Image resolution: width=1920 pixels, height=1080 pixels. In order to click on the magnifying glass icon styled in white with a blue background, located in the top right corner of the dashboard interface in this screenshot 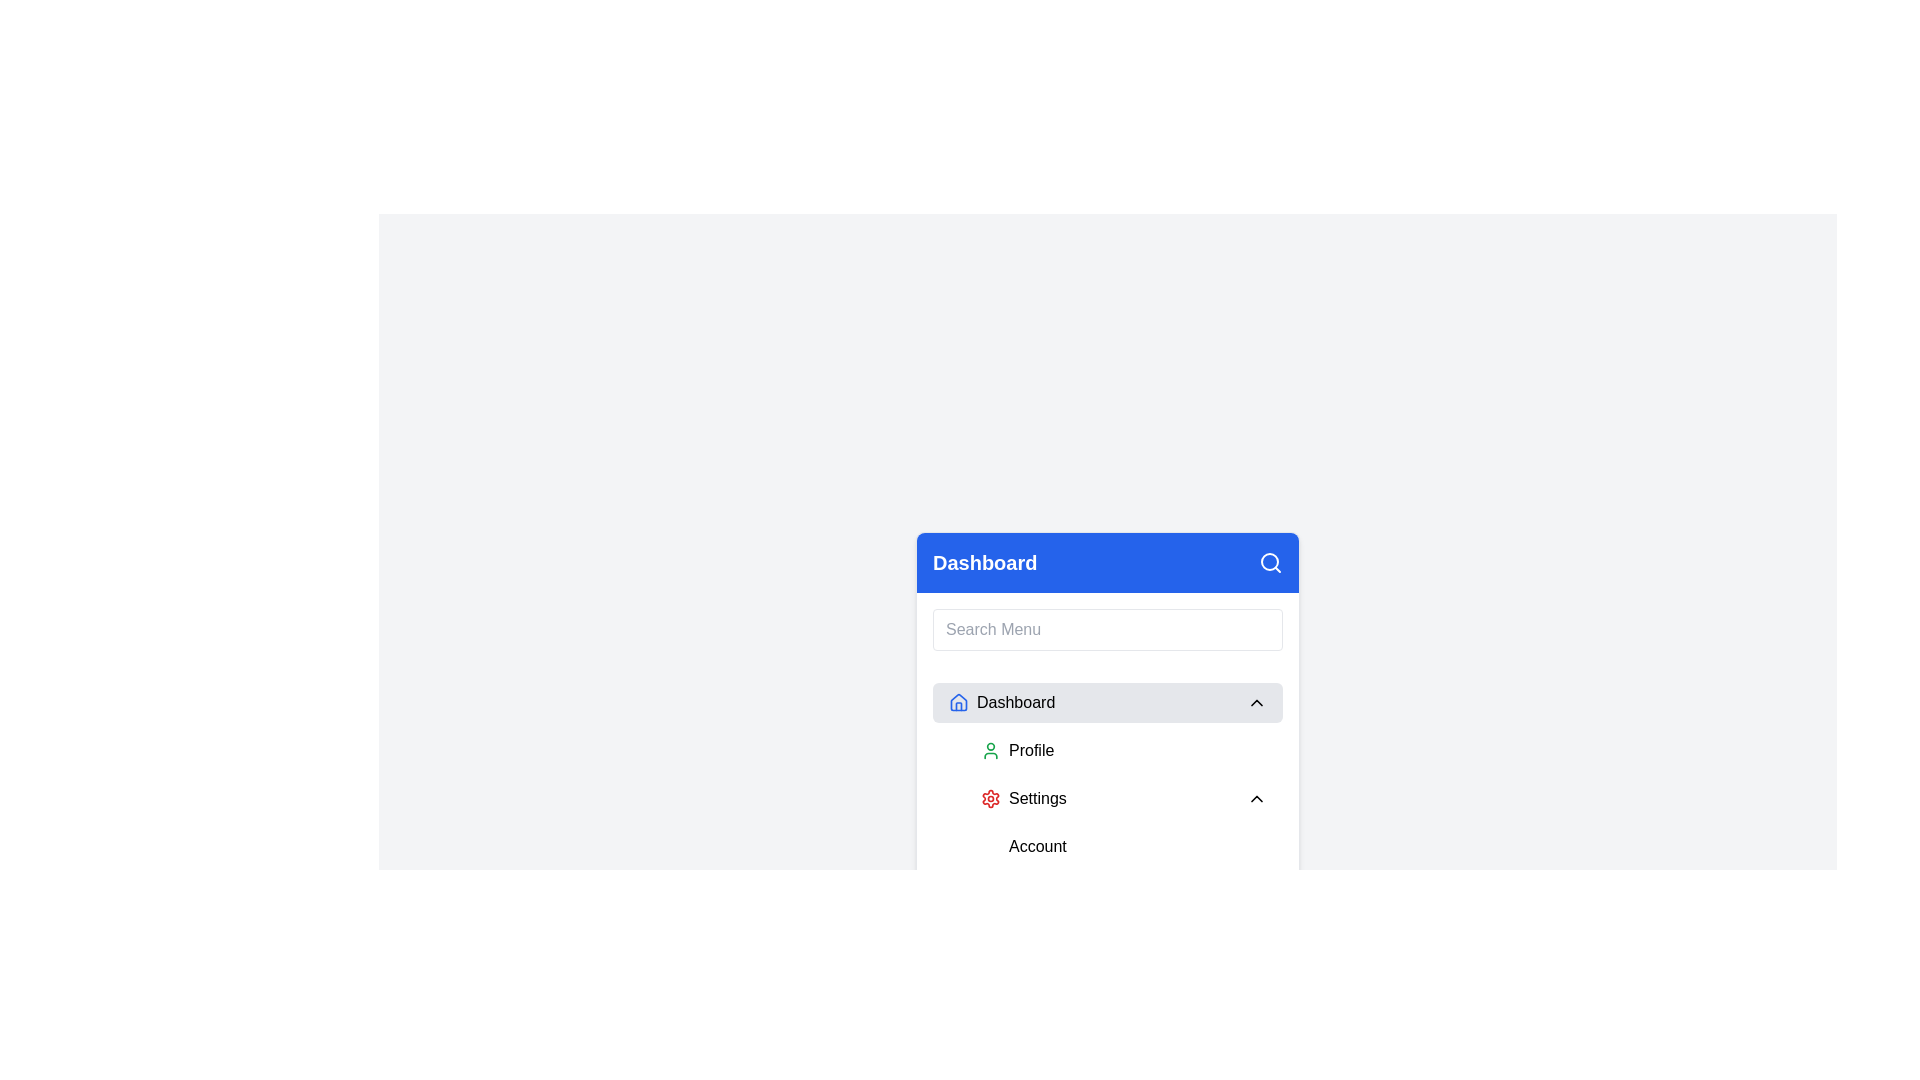, I will do `click(1270, 563)`.